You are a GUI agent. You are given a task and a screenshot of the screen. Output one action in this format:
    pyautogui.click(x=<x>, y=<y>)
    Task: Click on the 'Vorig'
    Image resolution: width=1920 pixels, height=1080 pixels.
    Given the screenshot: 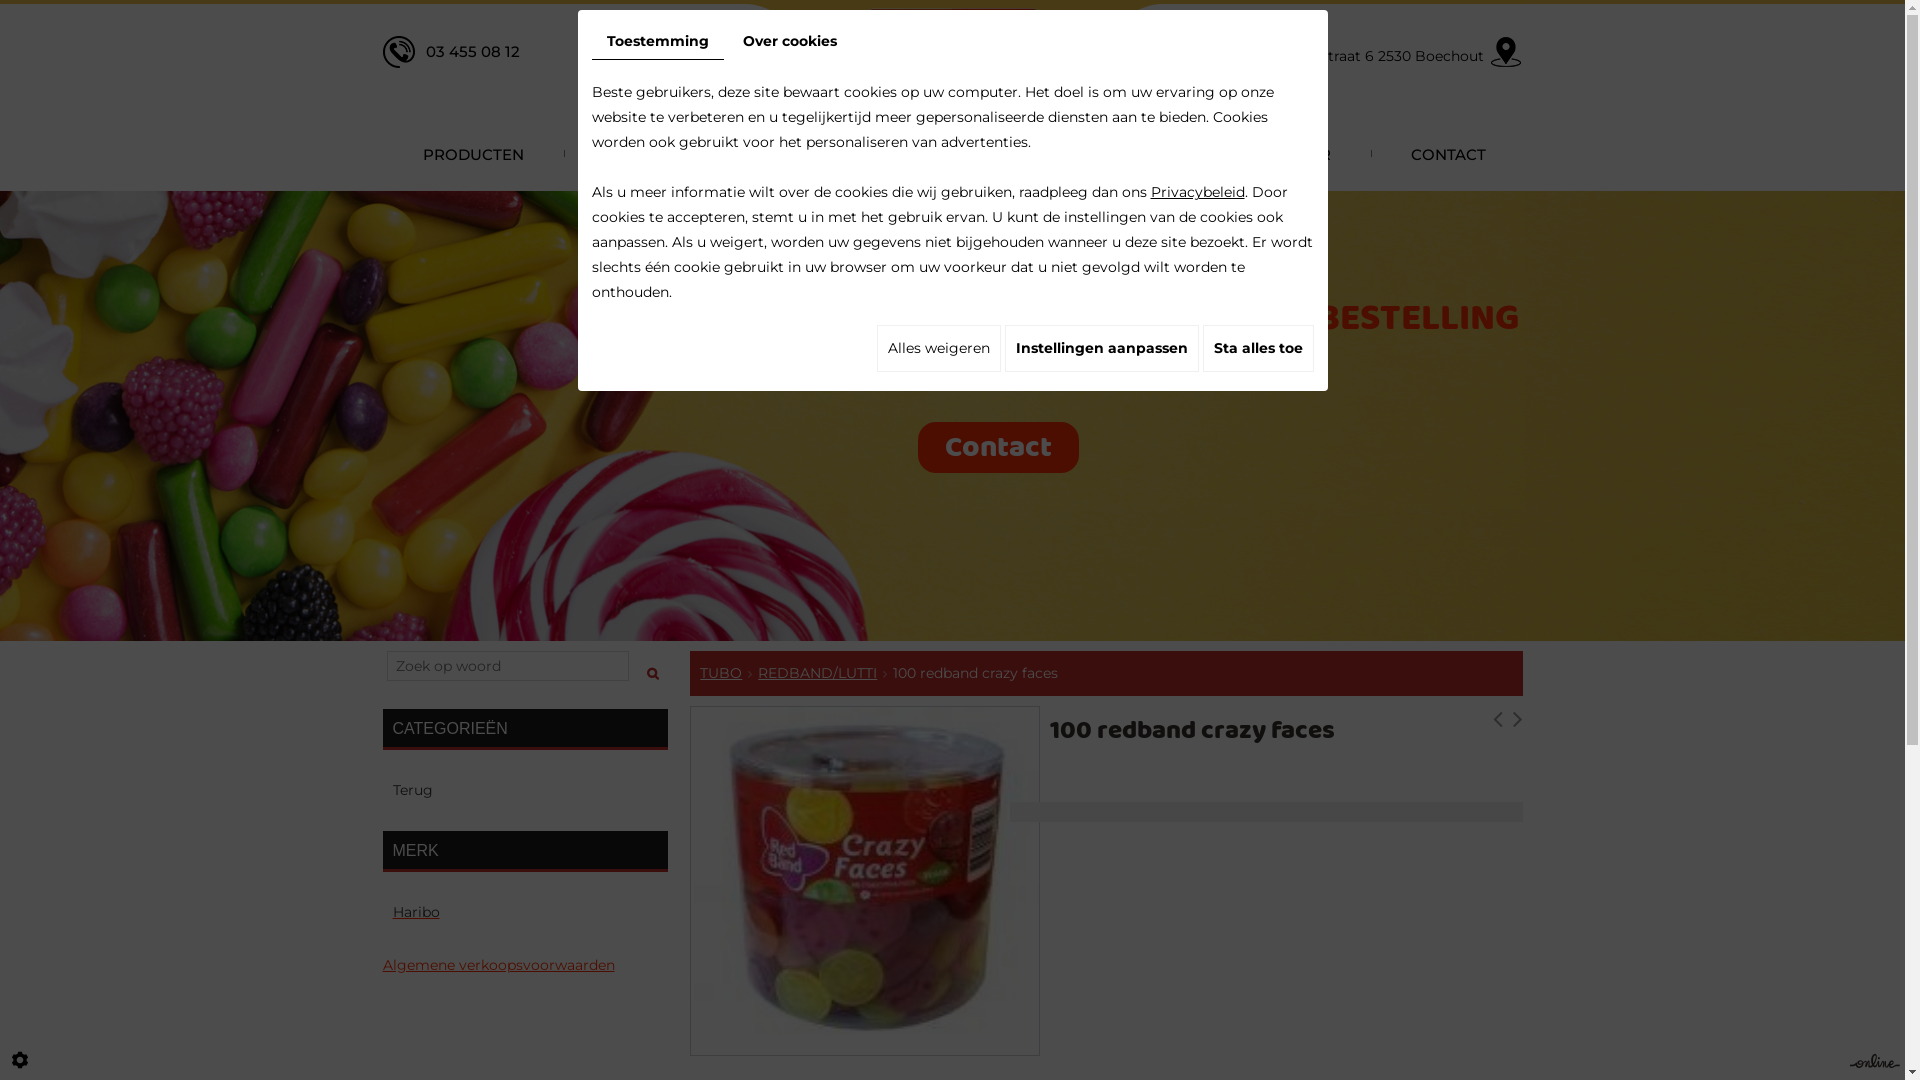 What is the action you would take?
    pyautogui.click(x=1492, y=723)
    